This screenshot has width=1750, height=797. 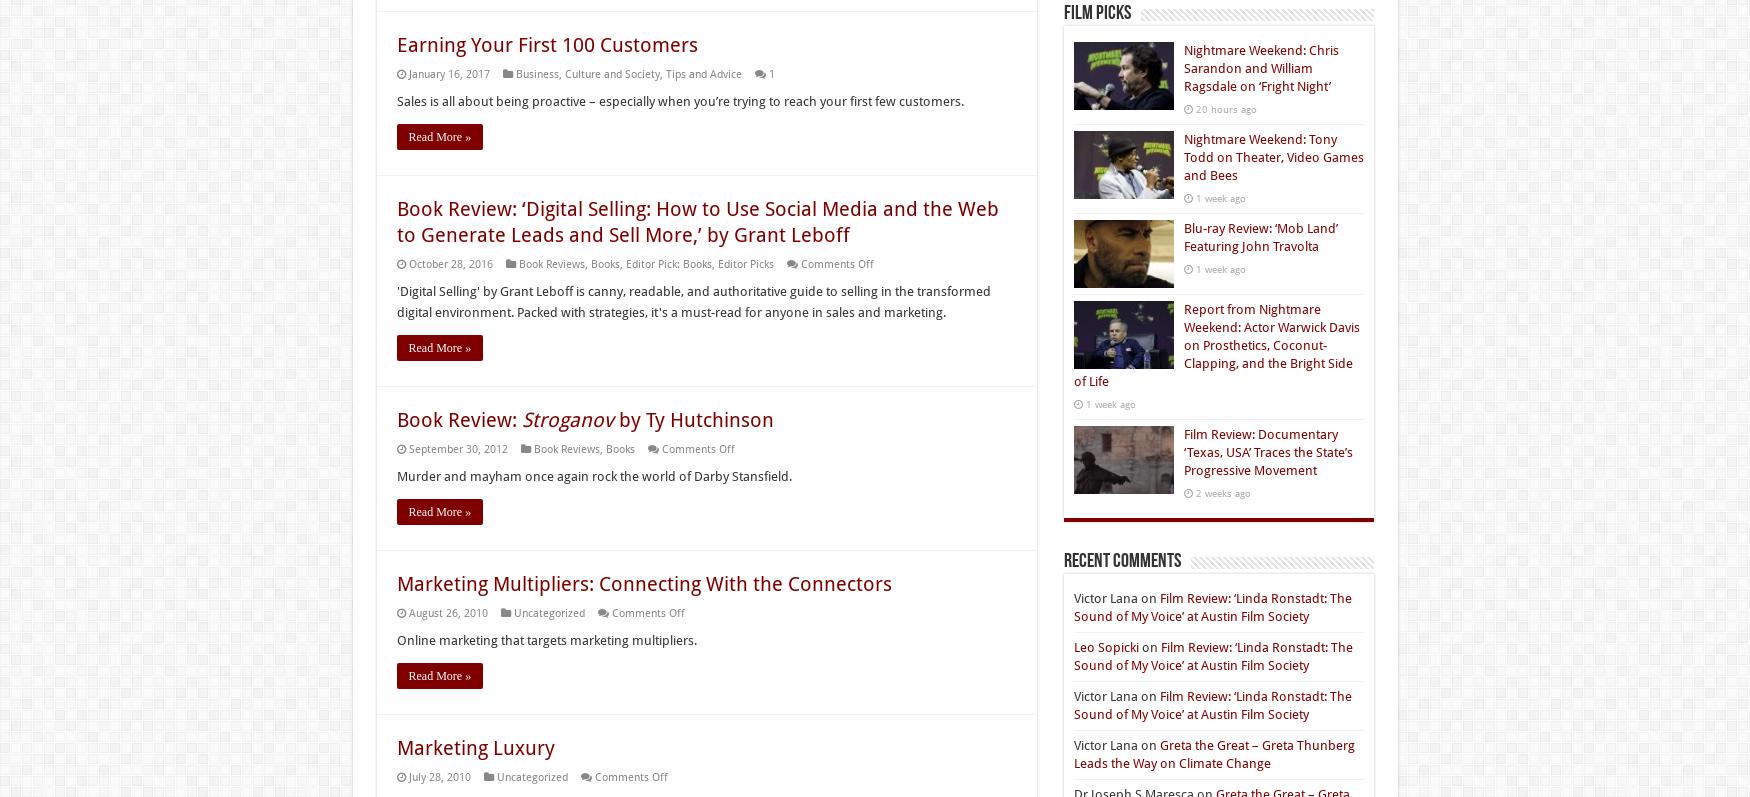 I want to click on 'July 28, 2010', so click(x=439, y=777).